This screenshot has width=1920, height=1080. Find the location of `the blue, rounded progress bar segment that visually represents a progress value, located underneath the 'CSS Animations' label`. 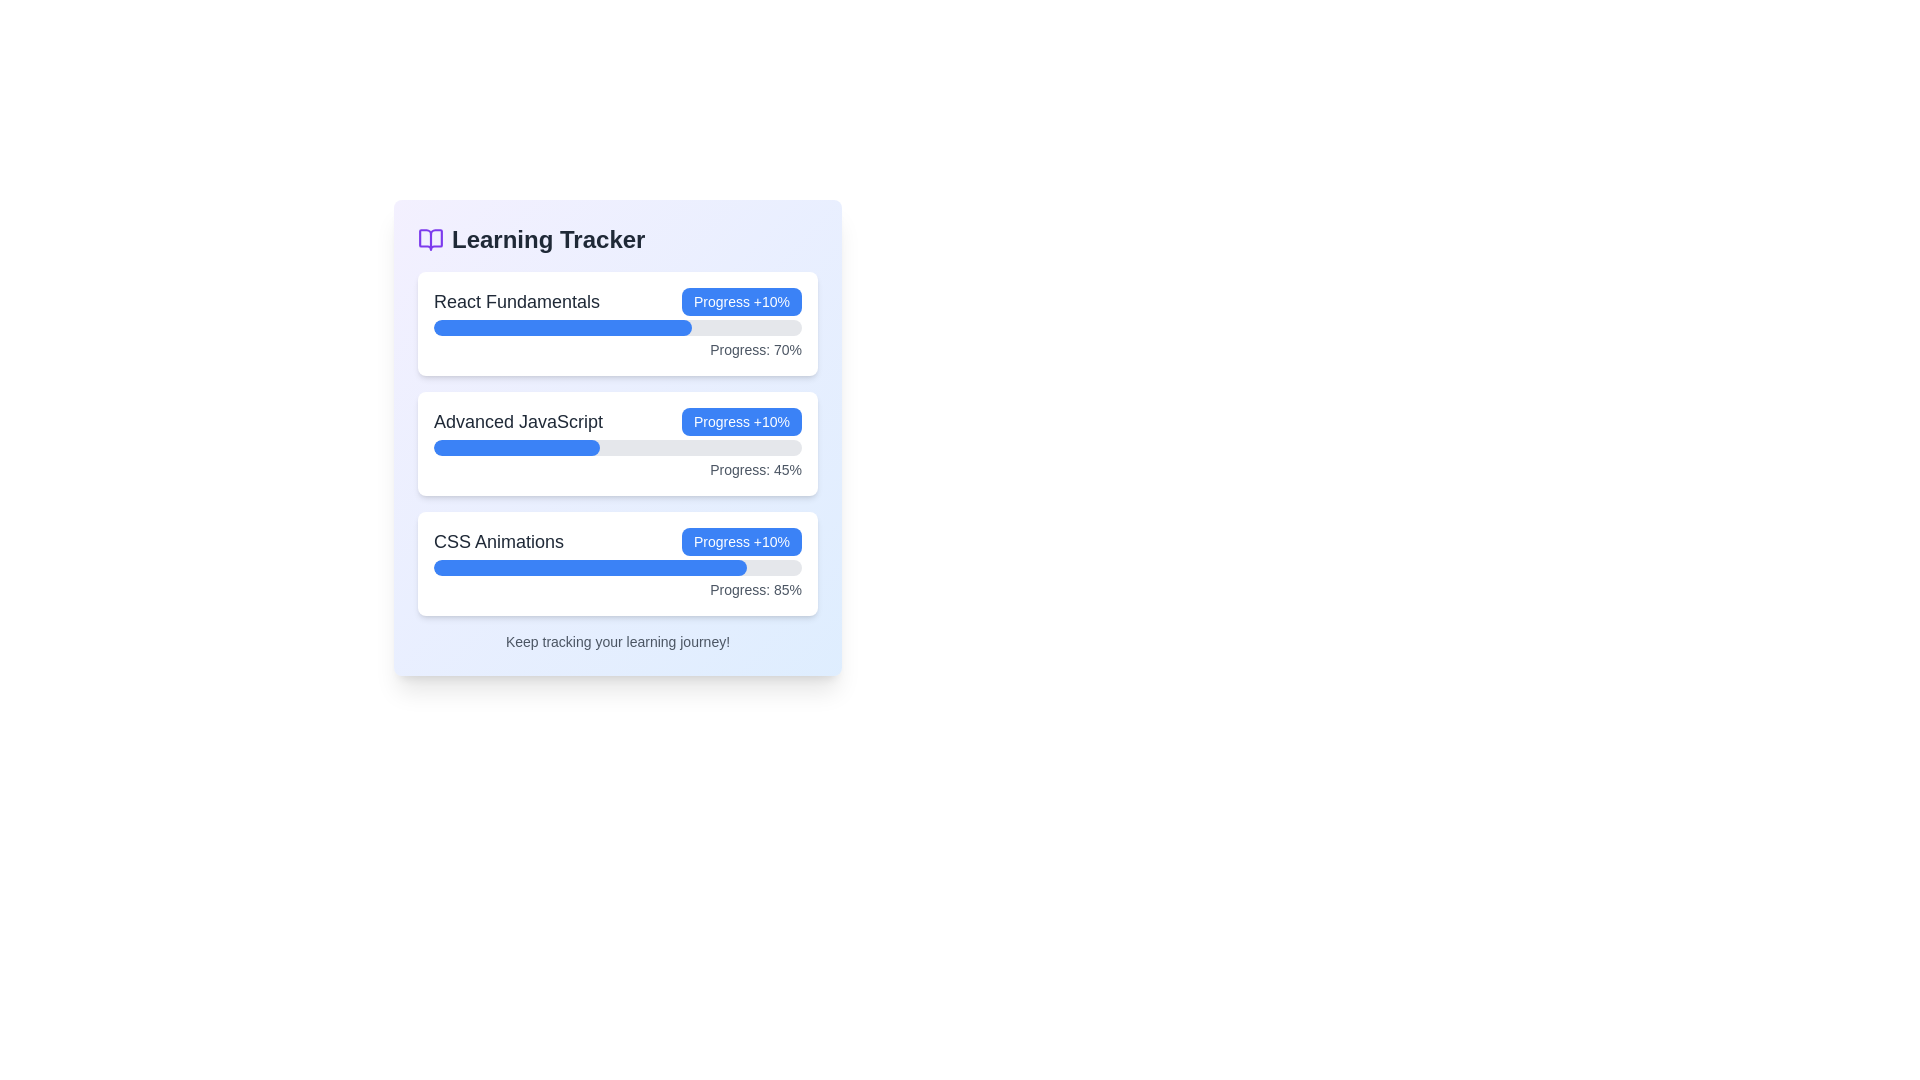

the blue, rounded progress bar segment that visually represents a progress value, located underneath the 'CSS Animations' label is located at coordinates (589, 567).